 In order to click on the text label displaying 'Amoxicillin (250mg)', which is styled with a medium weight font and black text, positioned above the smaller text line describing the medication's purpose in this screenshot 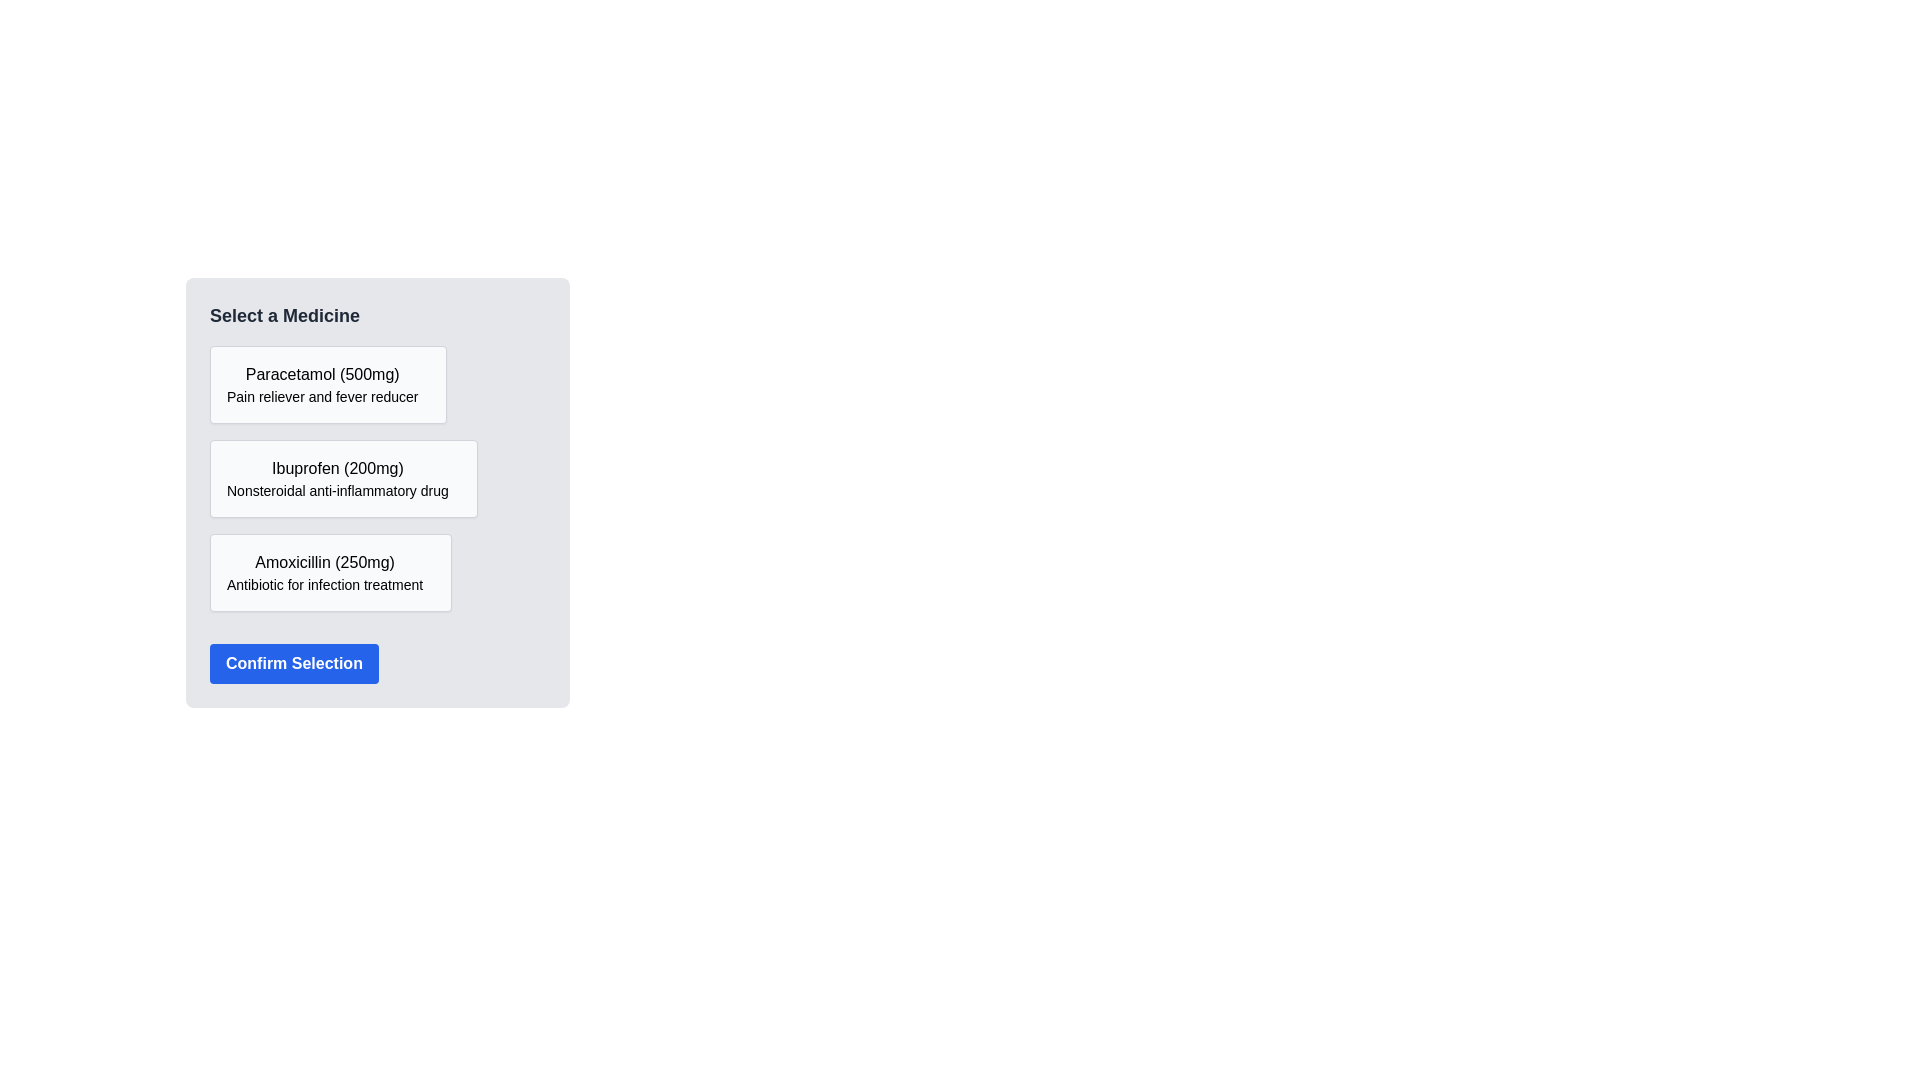, I will do `click(325, 563)`.